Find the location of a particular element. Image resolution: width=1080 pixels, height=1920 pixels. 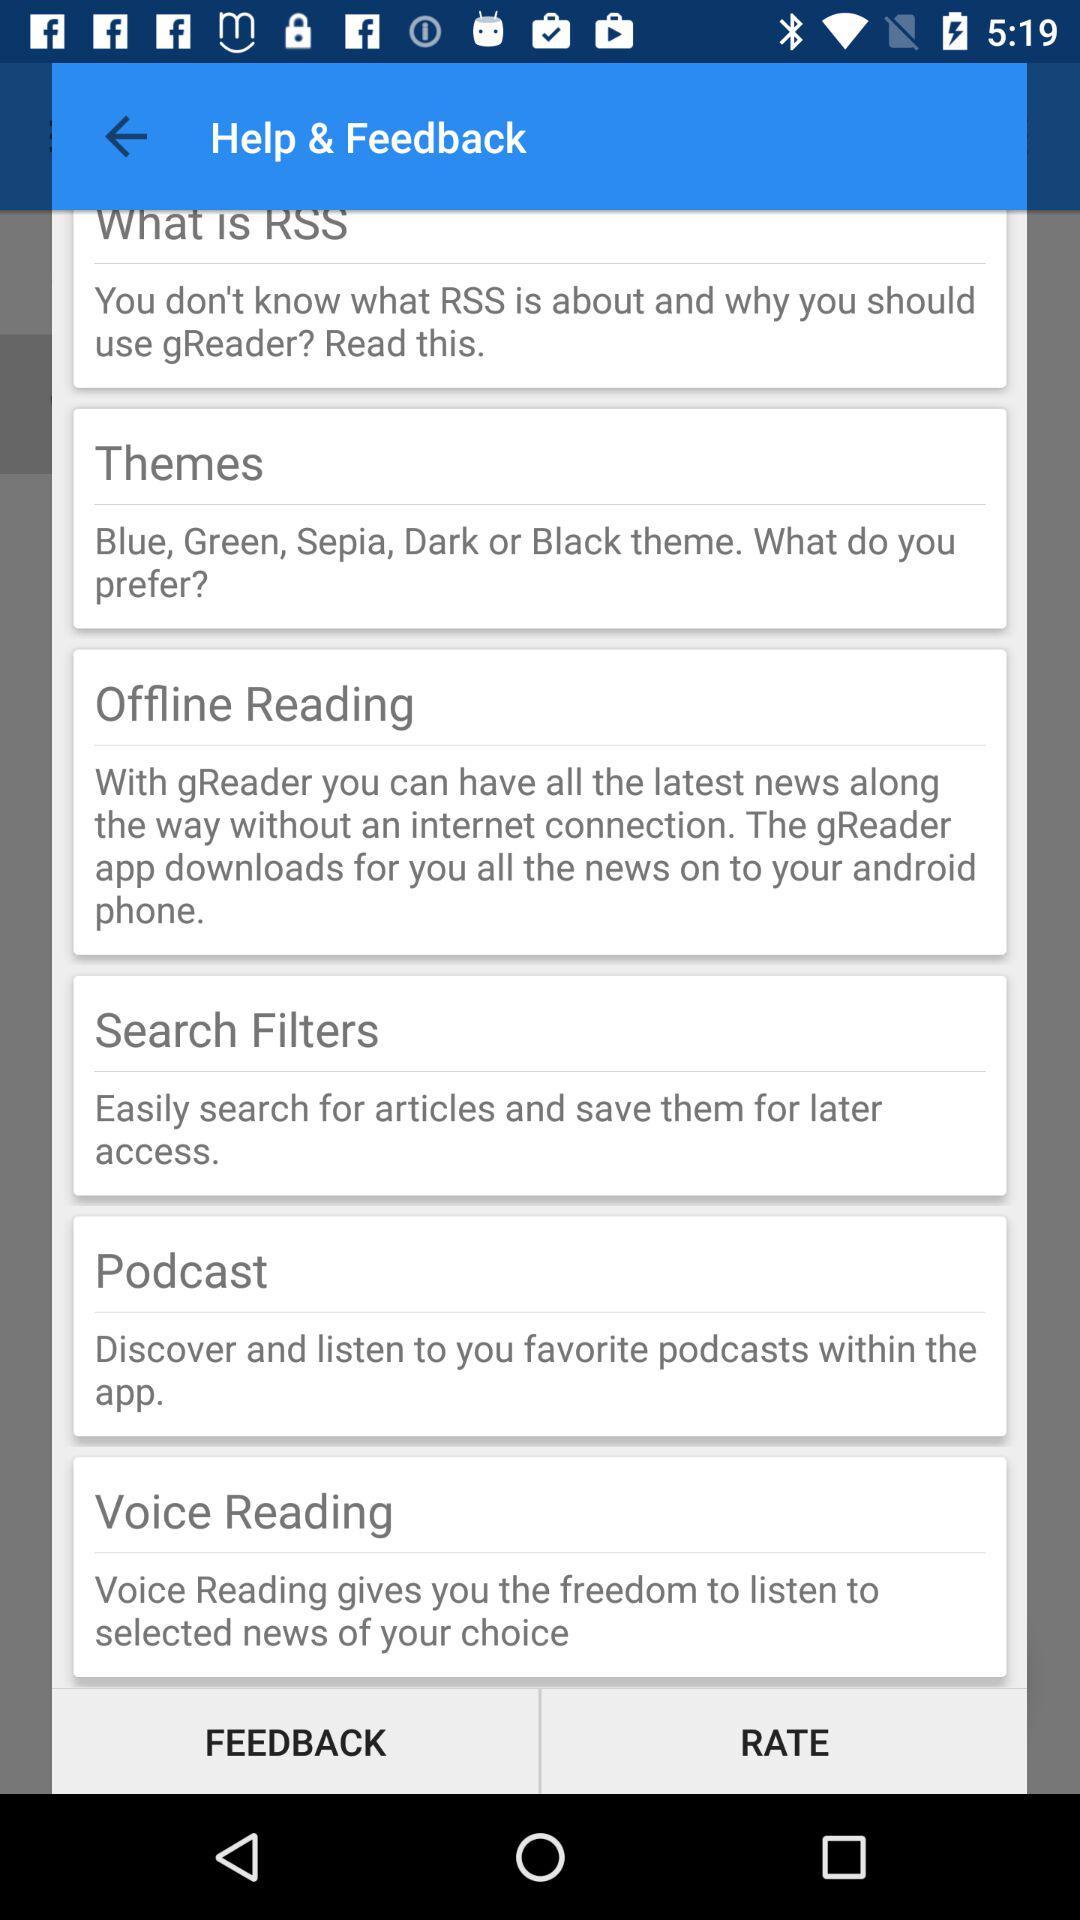

blue green sepia icon is located at coordinates (540, 560).